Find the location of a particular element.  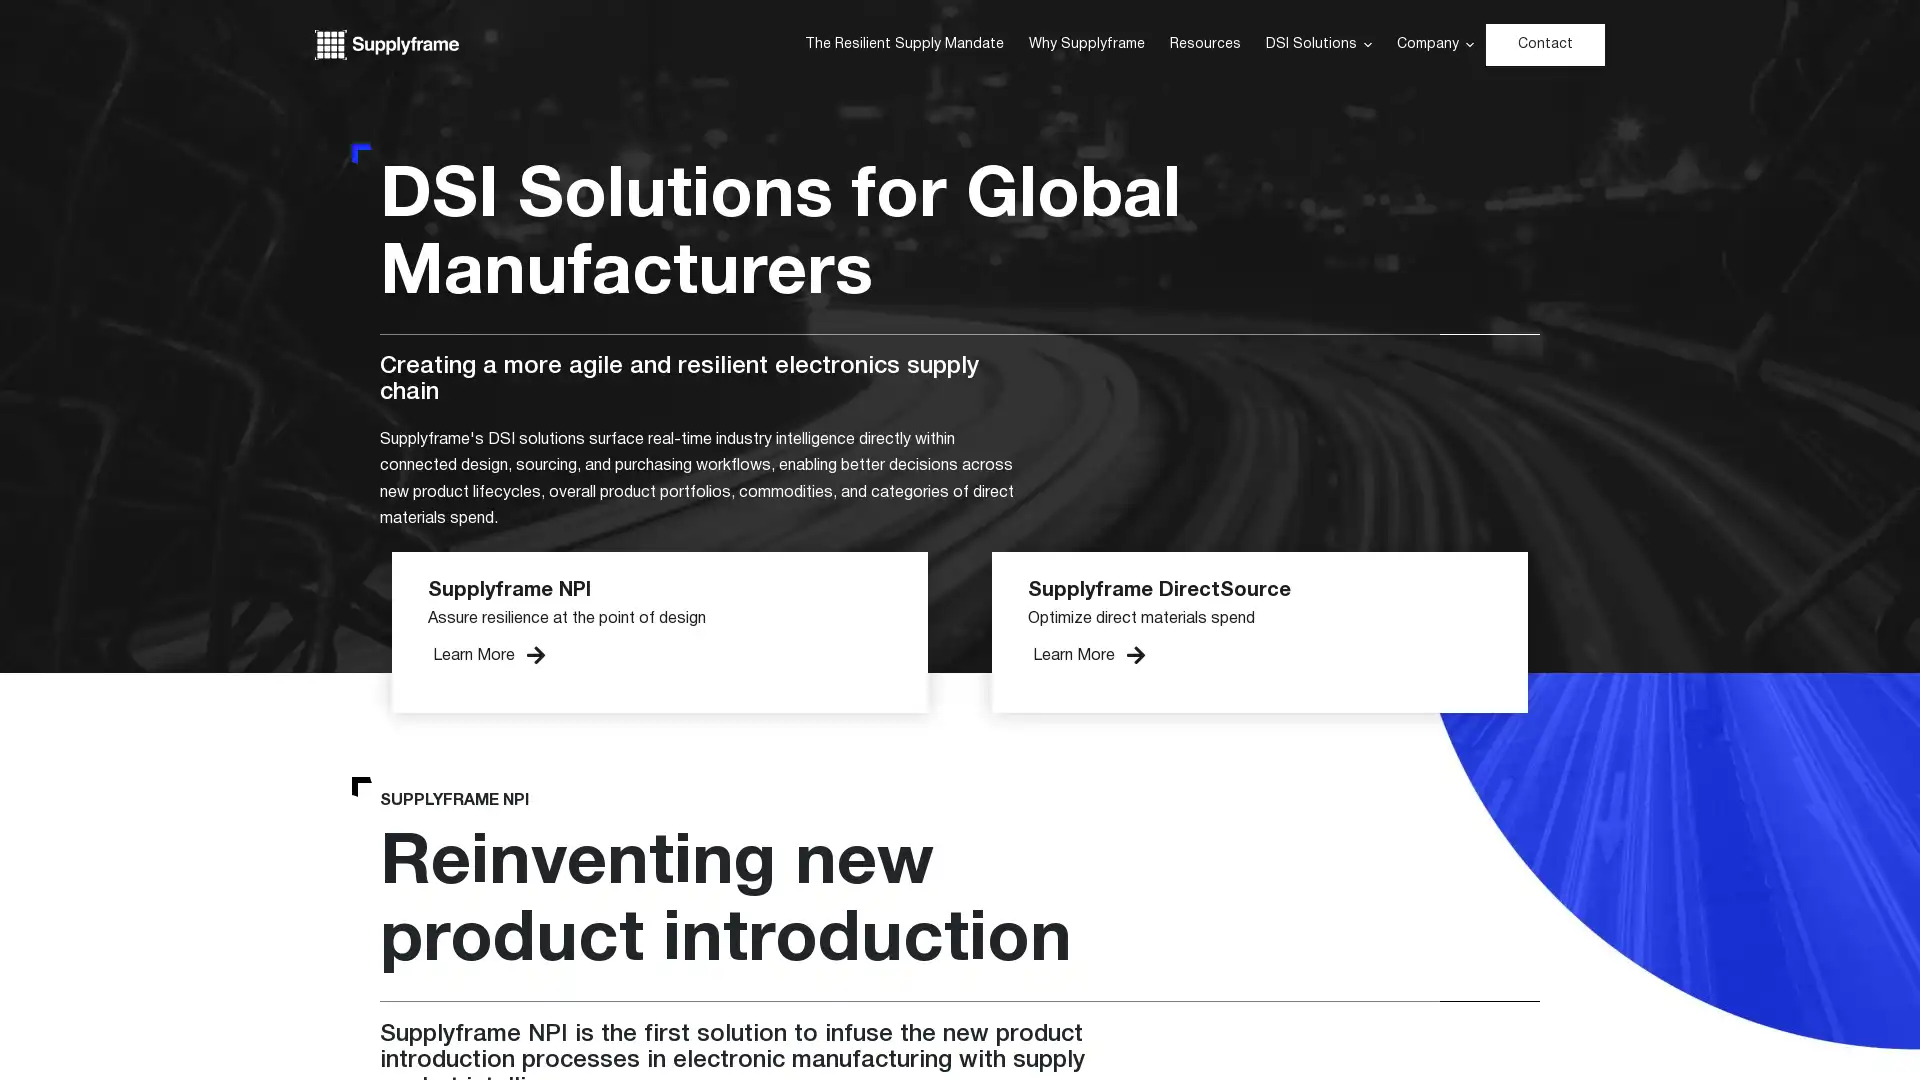

Learn More is located at coordinates (1088, 655).